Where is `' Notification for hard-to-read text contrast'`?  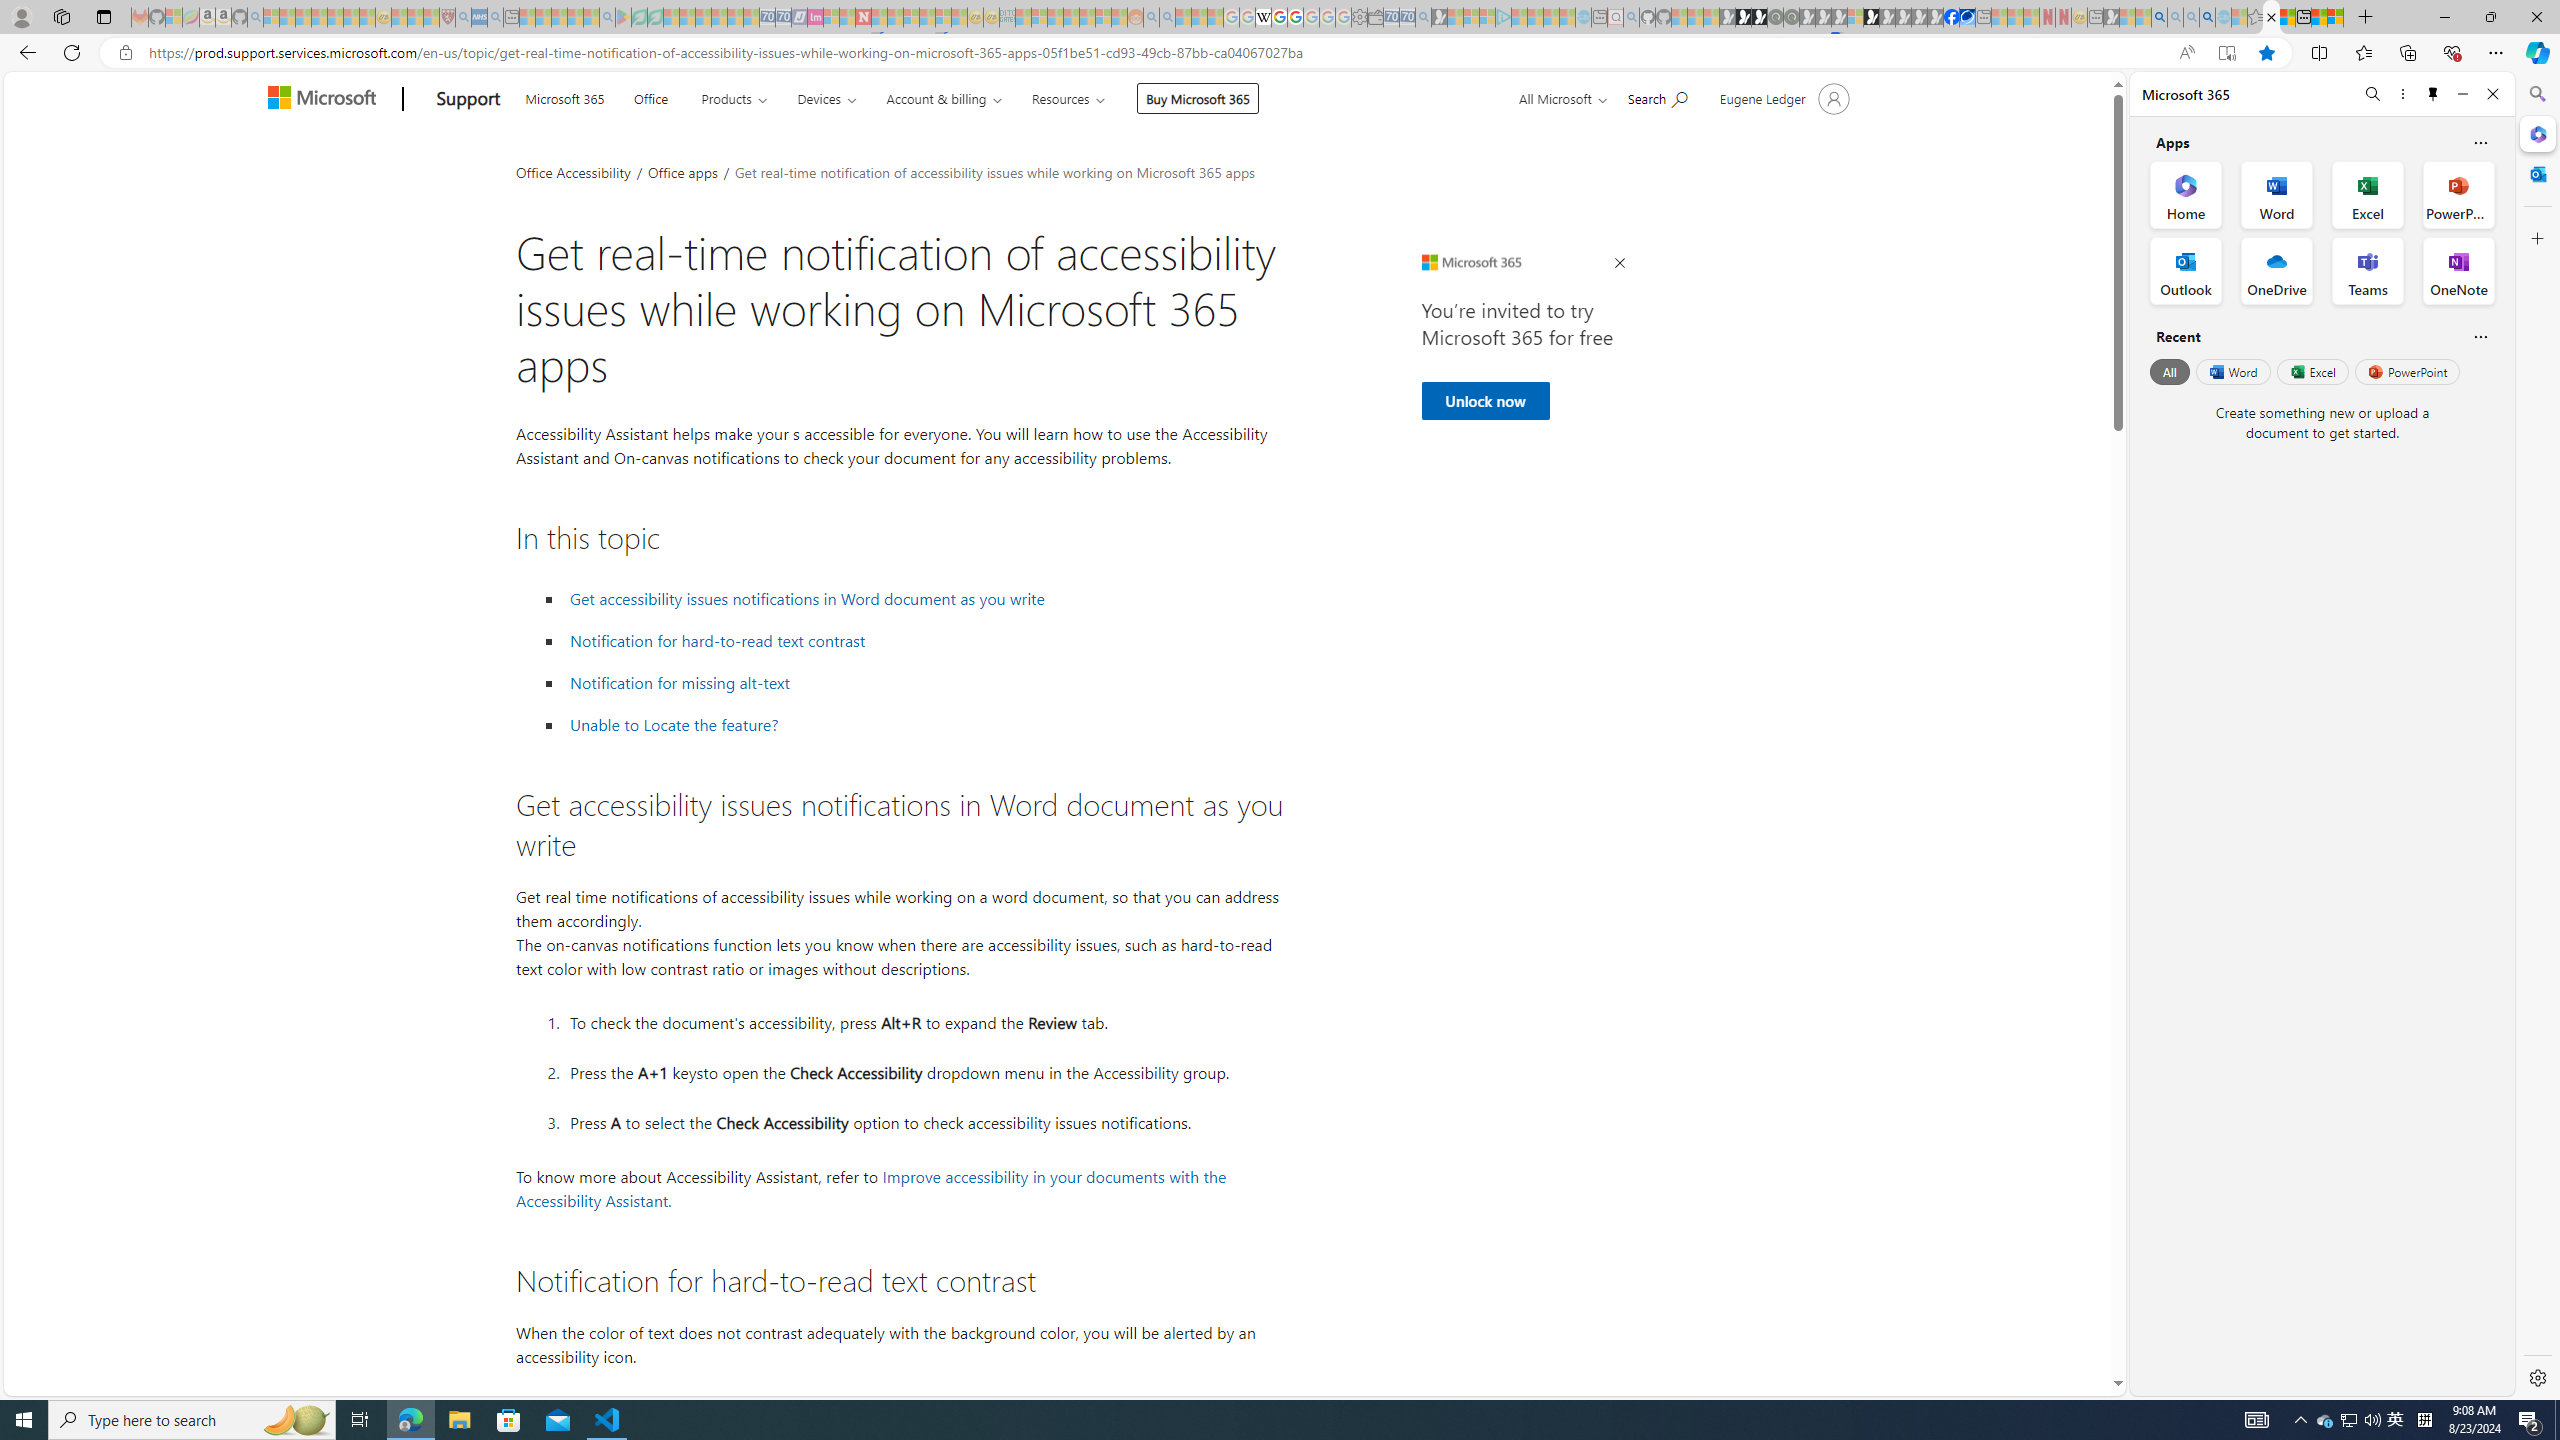 ' Notification for hard-to-read text contrast' is located at coordinates (717, 640).